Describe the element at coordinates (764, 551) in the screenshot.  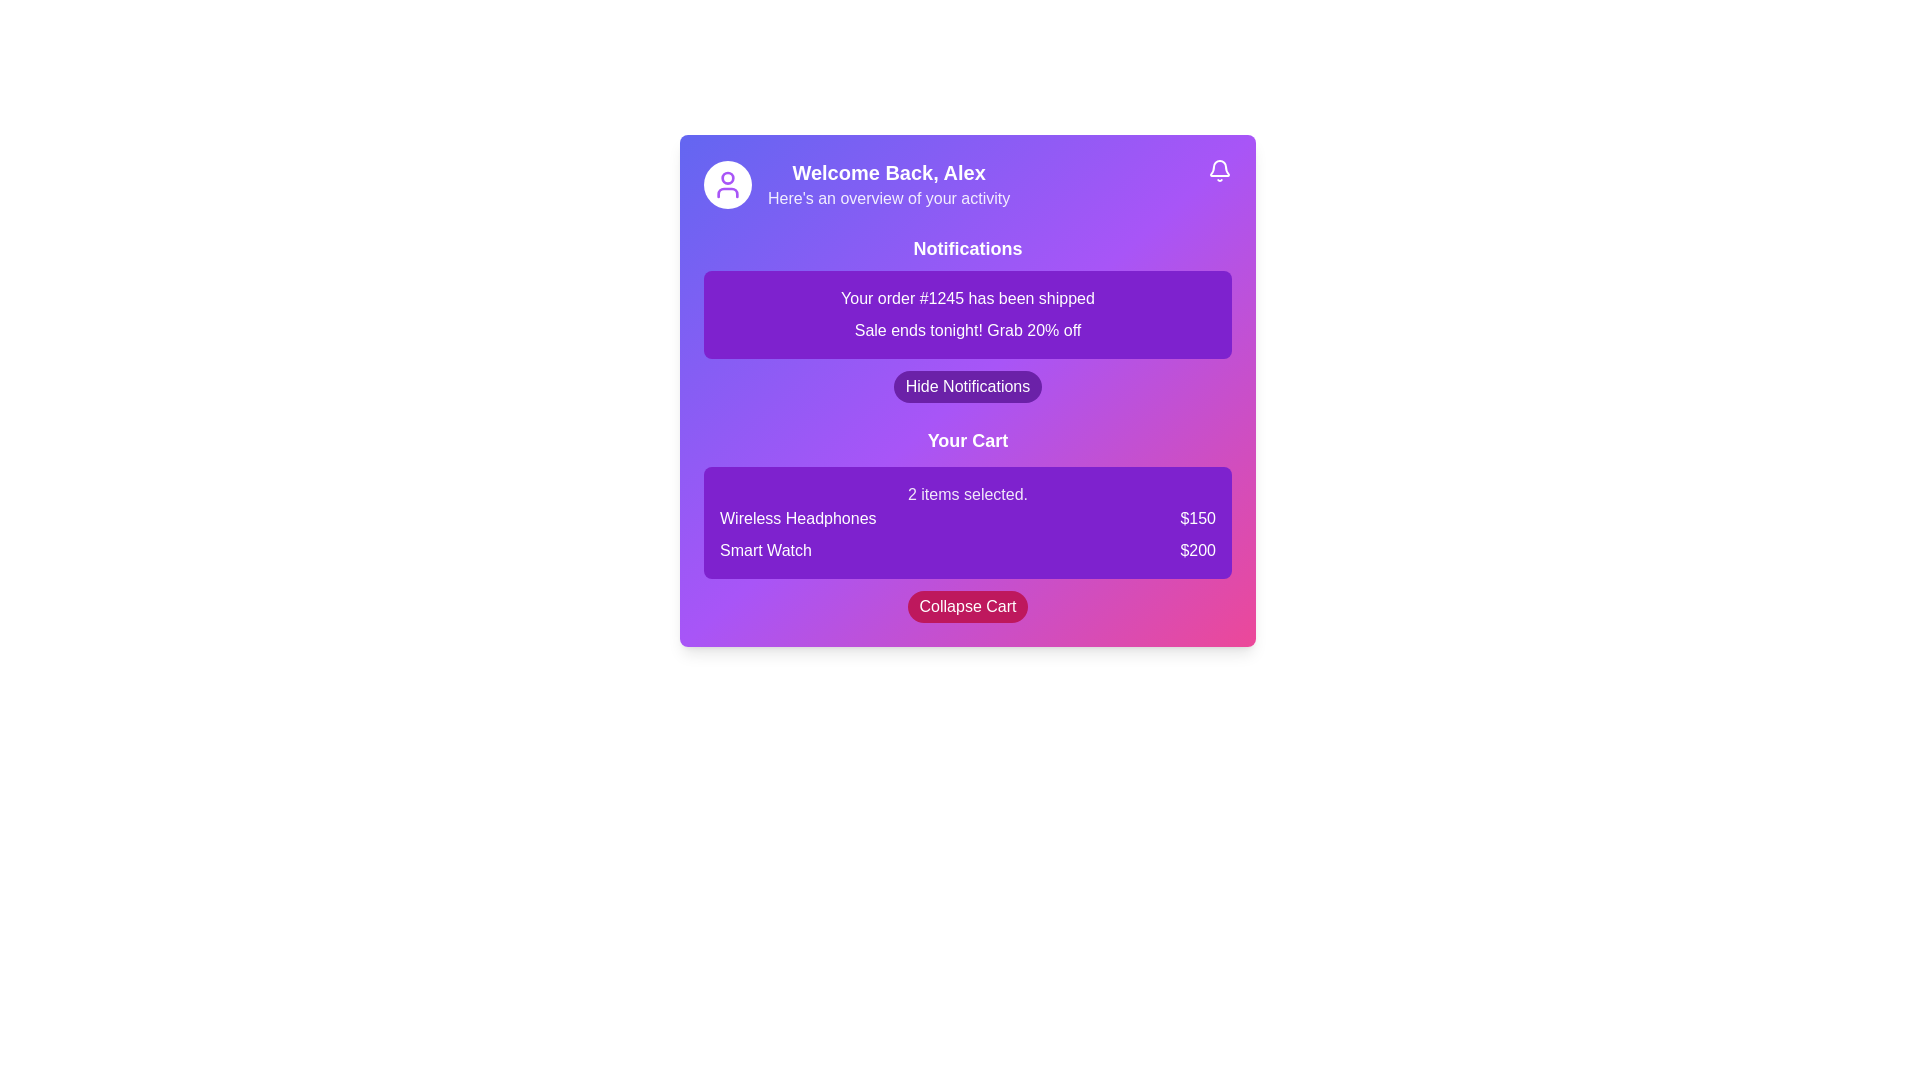
I see `the 'Smart Watch' text label, which is displayed in white font on a purple background, located in the 'Your Cart' section below 'Wireless Headphones'` at that location.